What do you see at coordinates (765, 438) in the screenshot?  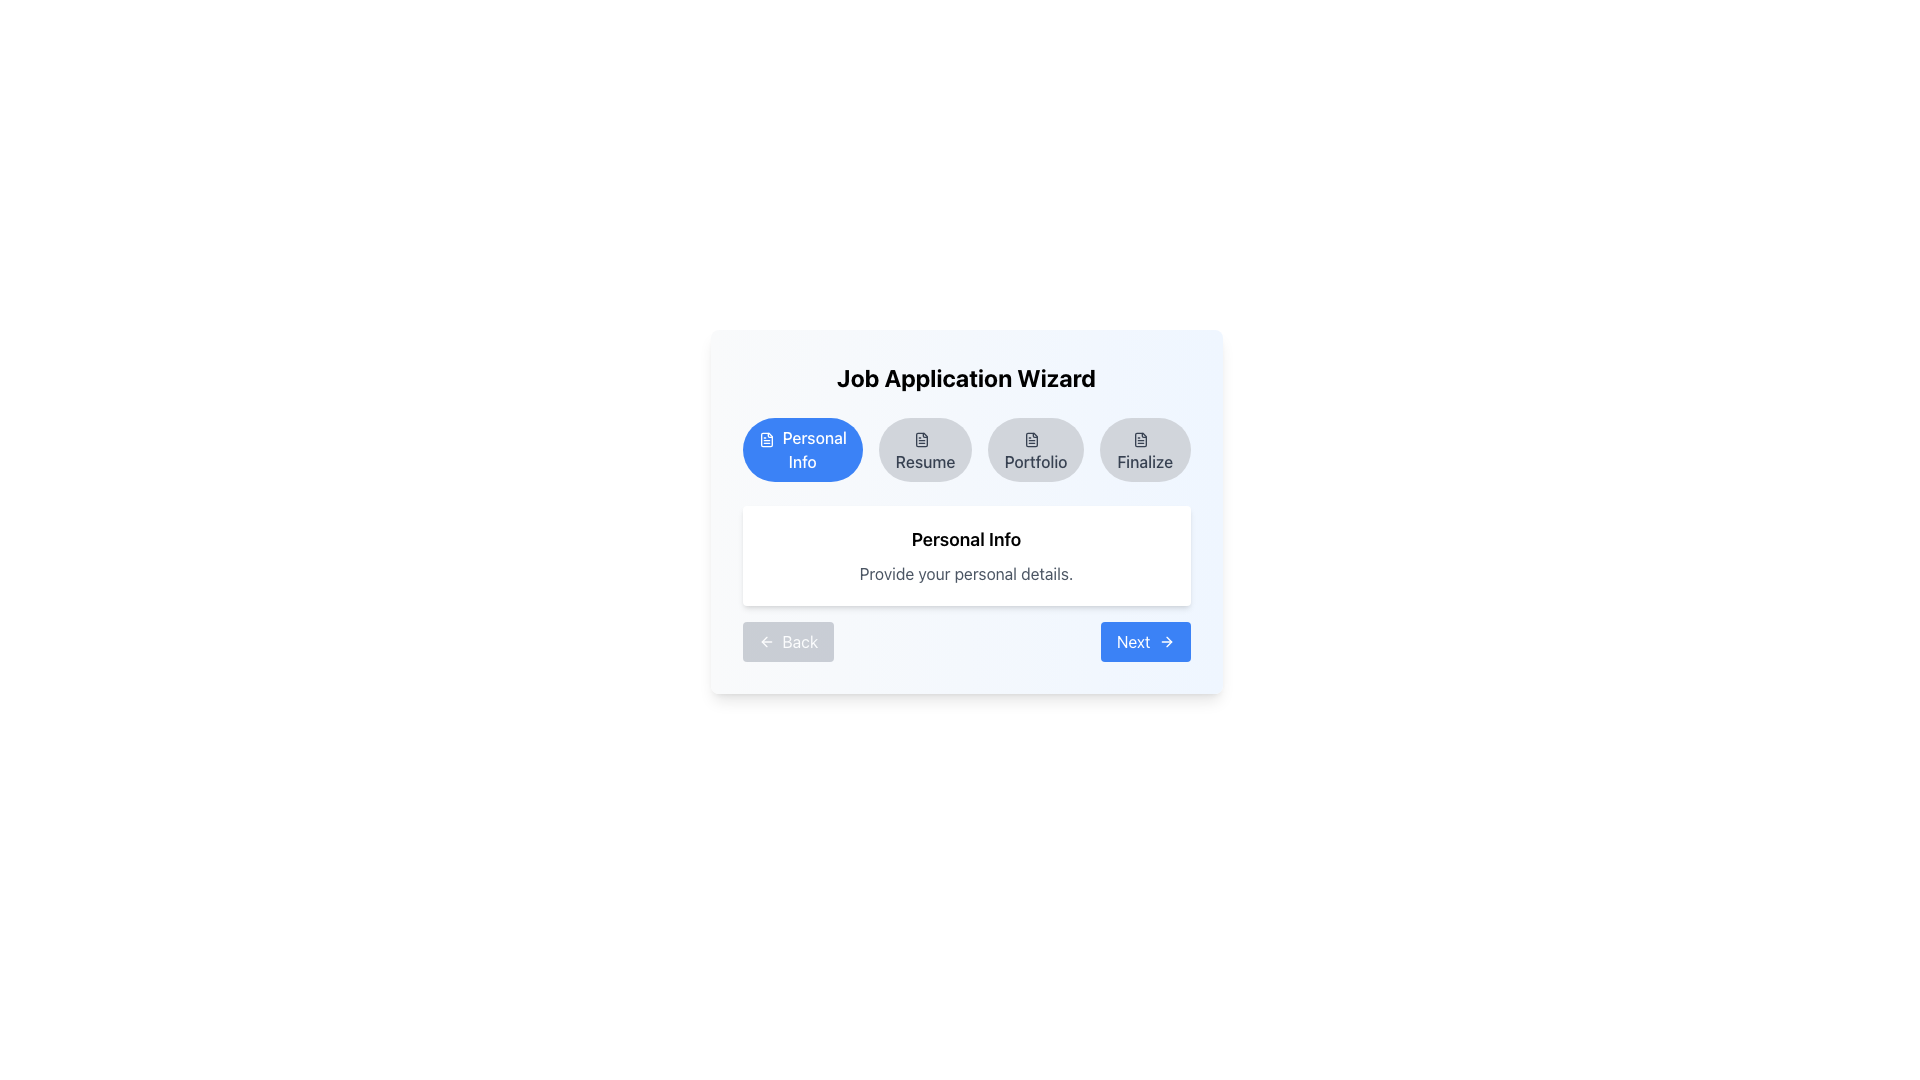 I see `the document icon in the 'Personal Info' section of the Job Application Wizard interface, which is the first icon in the row of tabs` at bounding box center [765, 438].